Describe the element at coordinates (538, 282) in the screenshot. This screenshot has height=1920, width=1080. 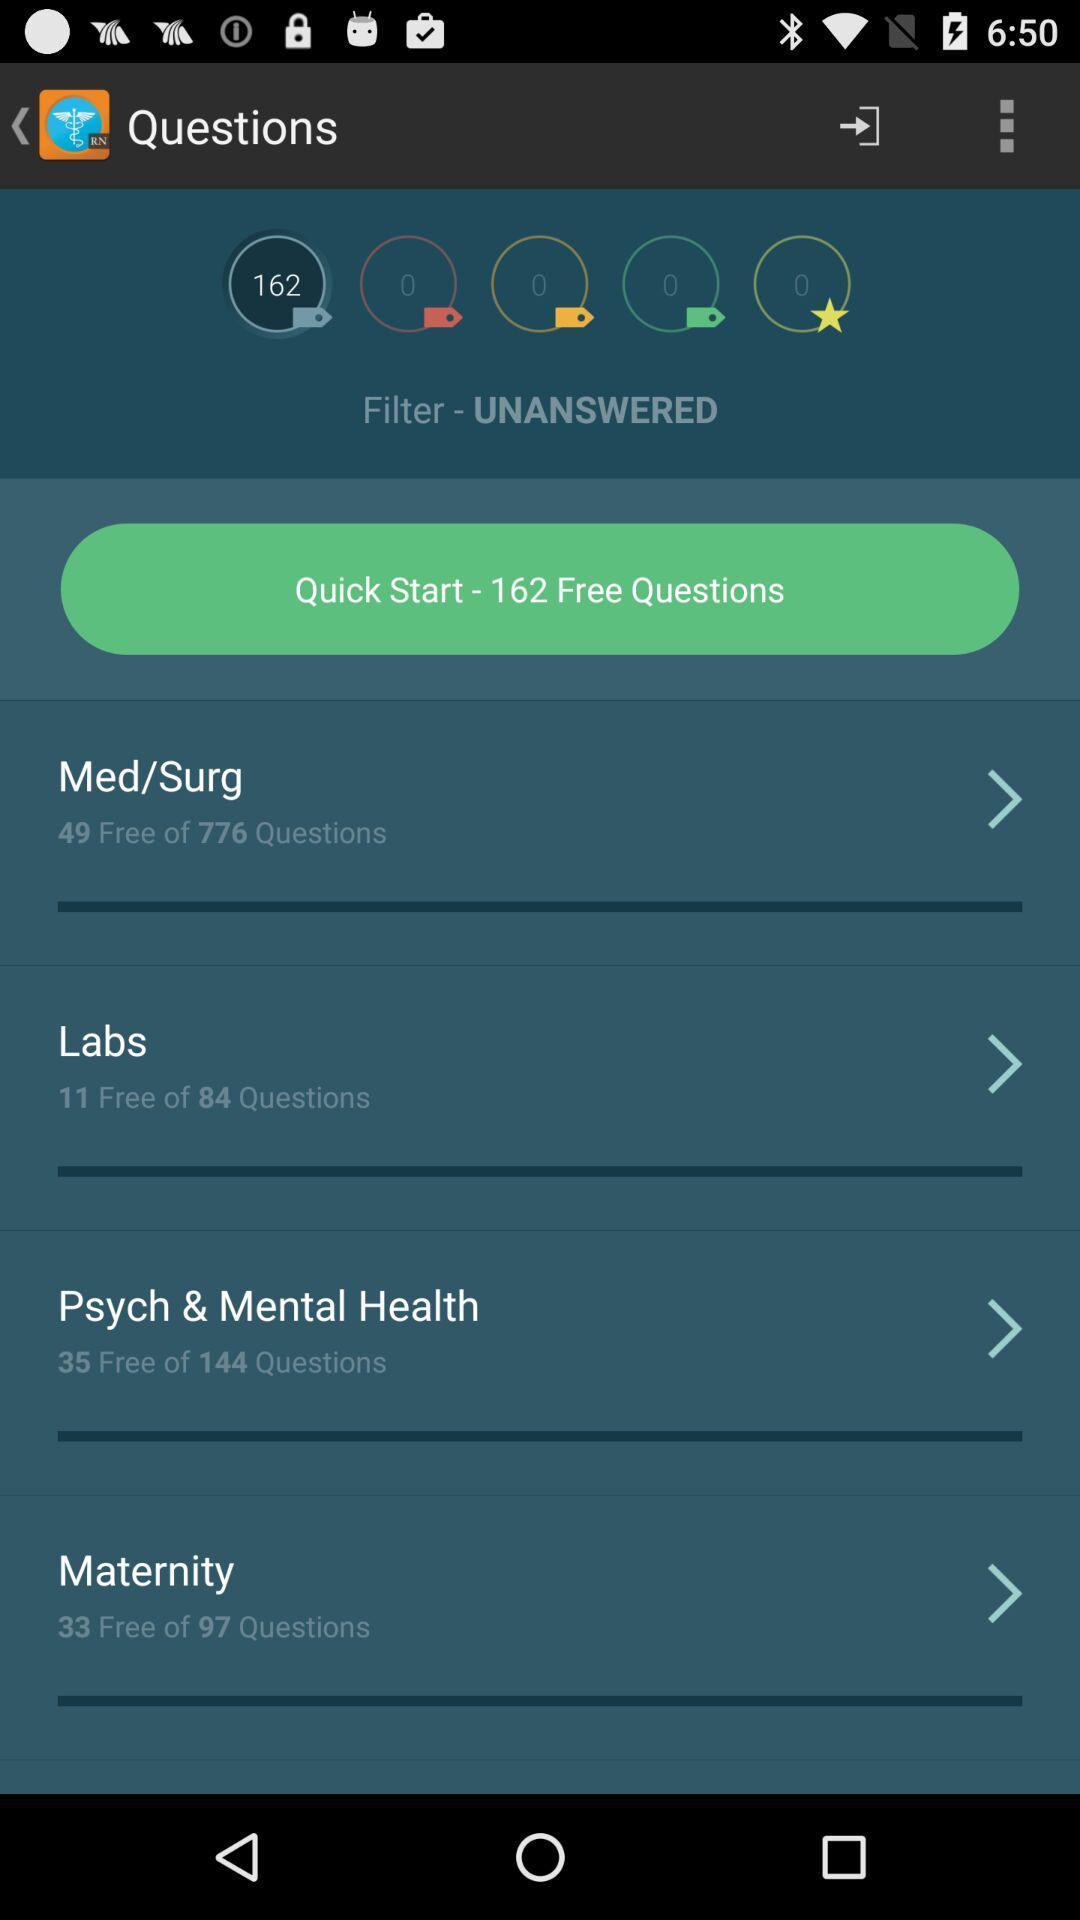
I see `yellow tag` at that location.